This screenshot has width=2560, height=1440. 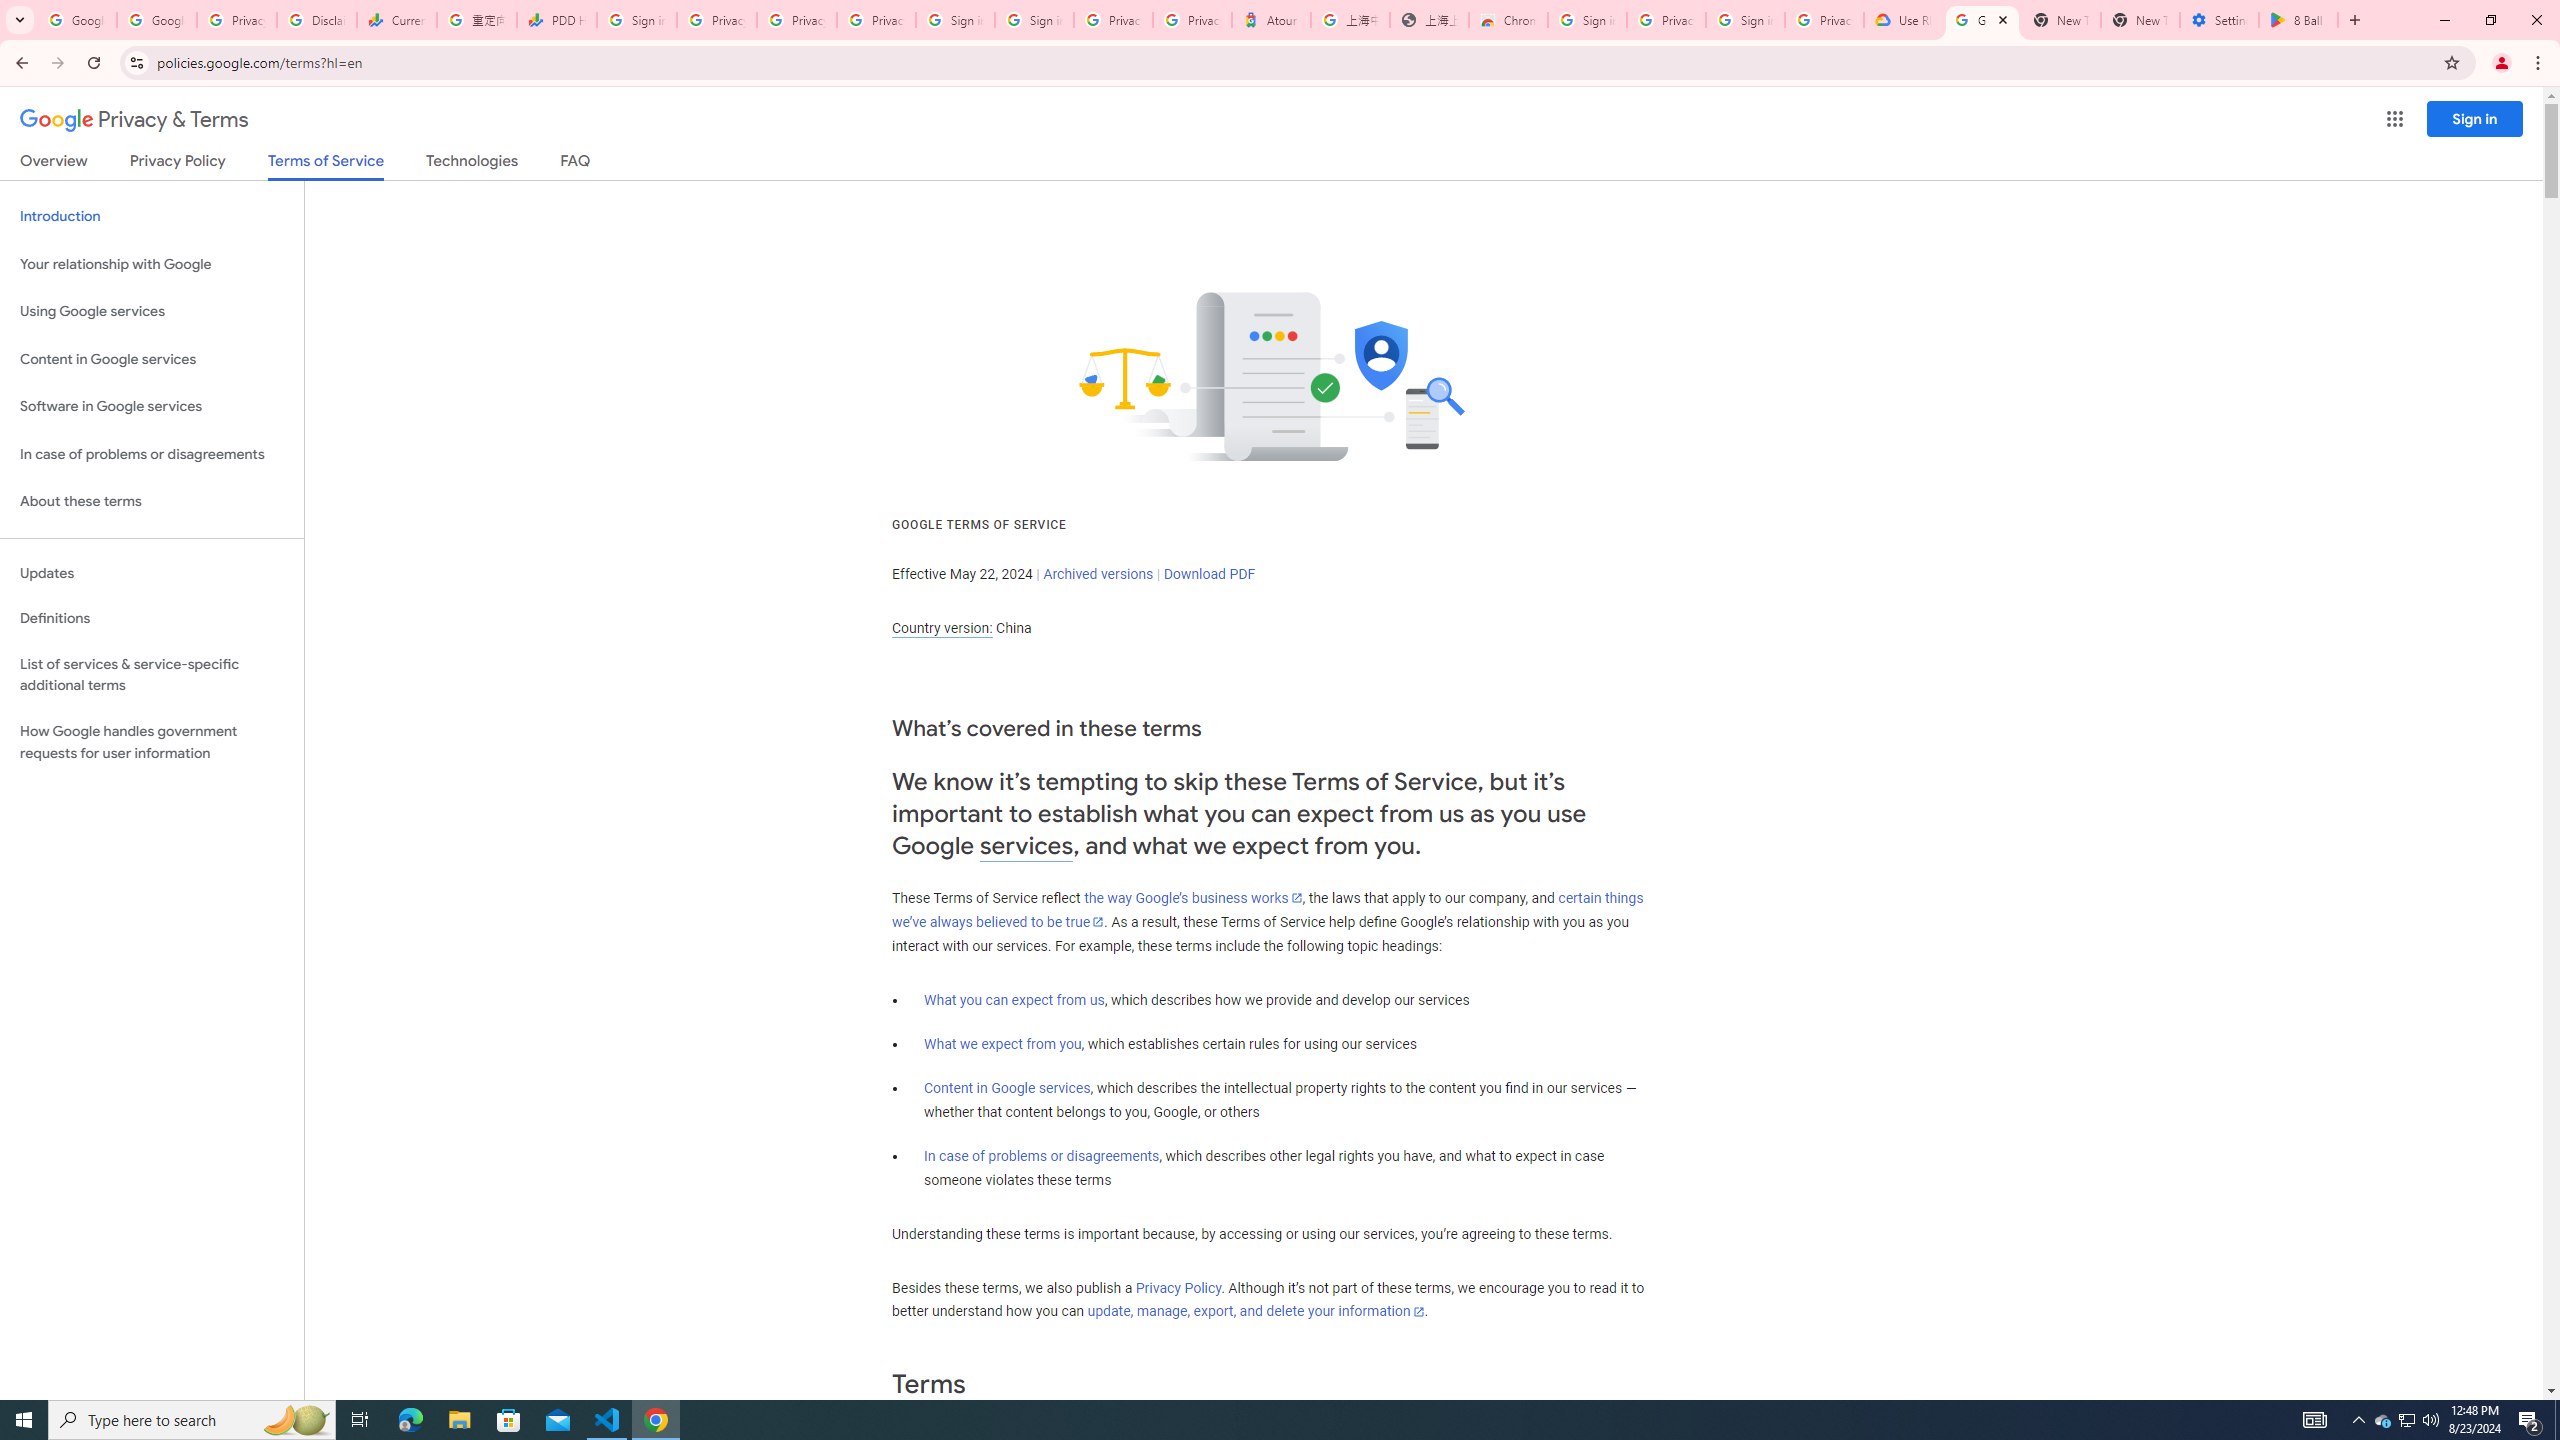 What do you see at coordinates (2474, 118) in the screenshot?
I see `'Sign in'` at bounding box center [2474, 118].